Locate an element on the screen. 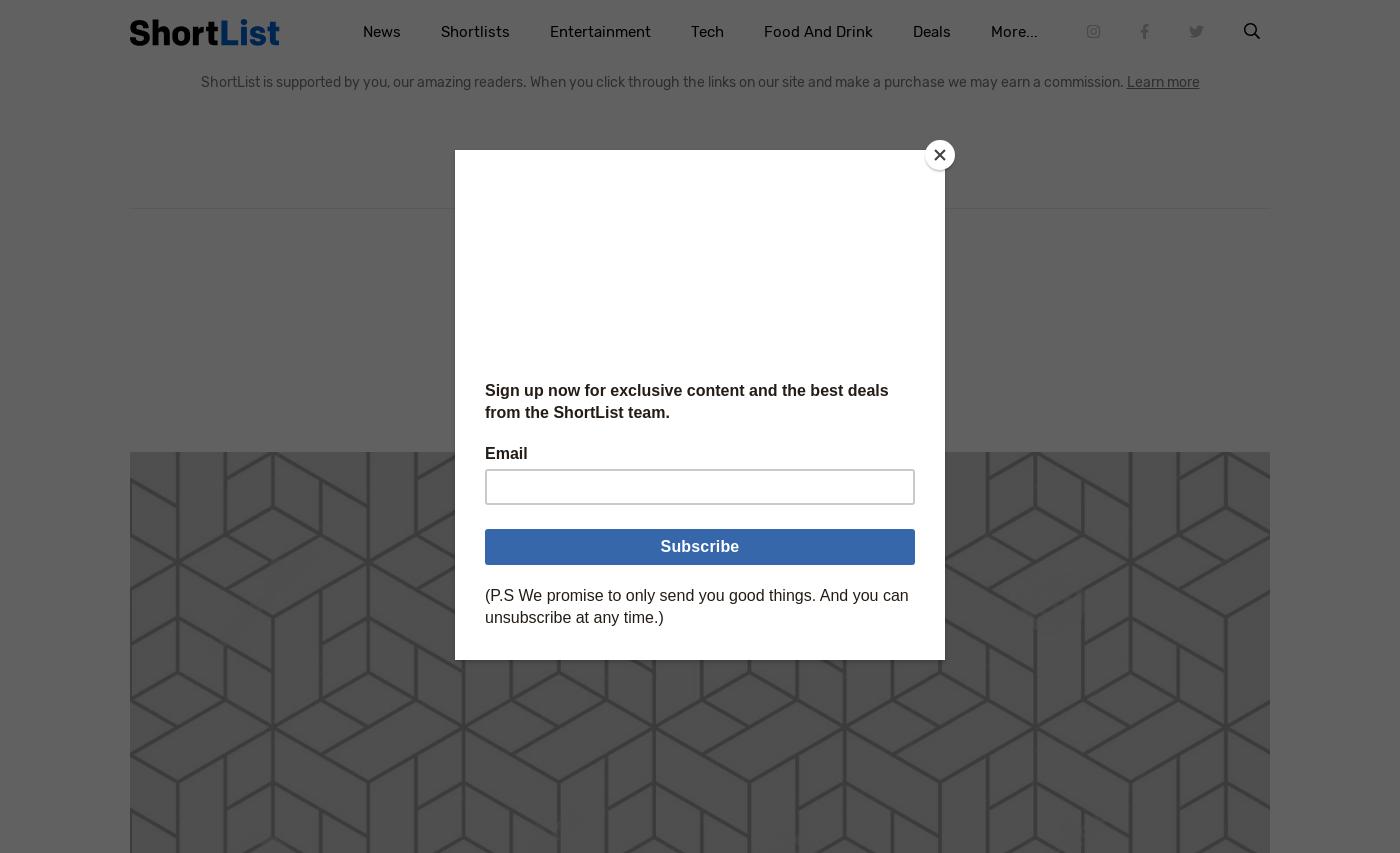 This screenshot has width=1400, height=853. 'Entertainment' is located at coordinates (599, 30).